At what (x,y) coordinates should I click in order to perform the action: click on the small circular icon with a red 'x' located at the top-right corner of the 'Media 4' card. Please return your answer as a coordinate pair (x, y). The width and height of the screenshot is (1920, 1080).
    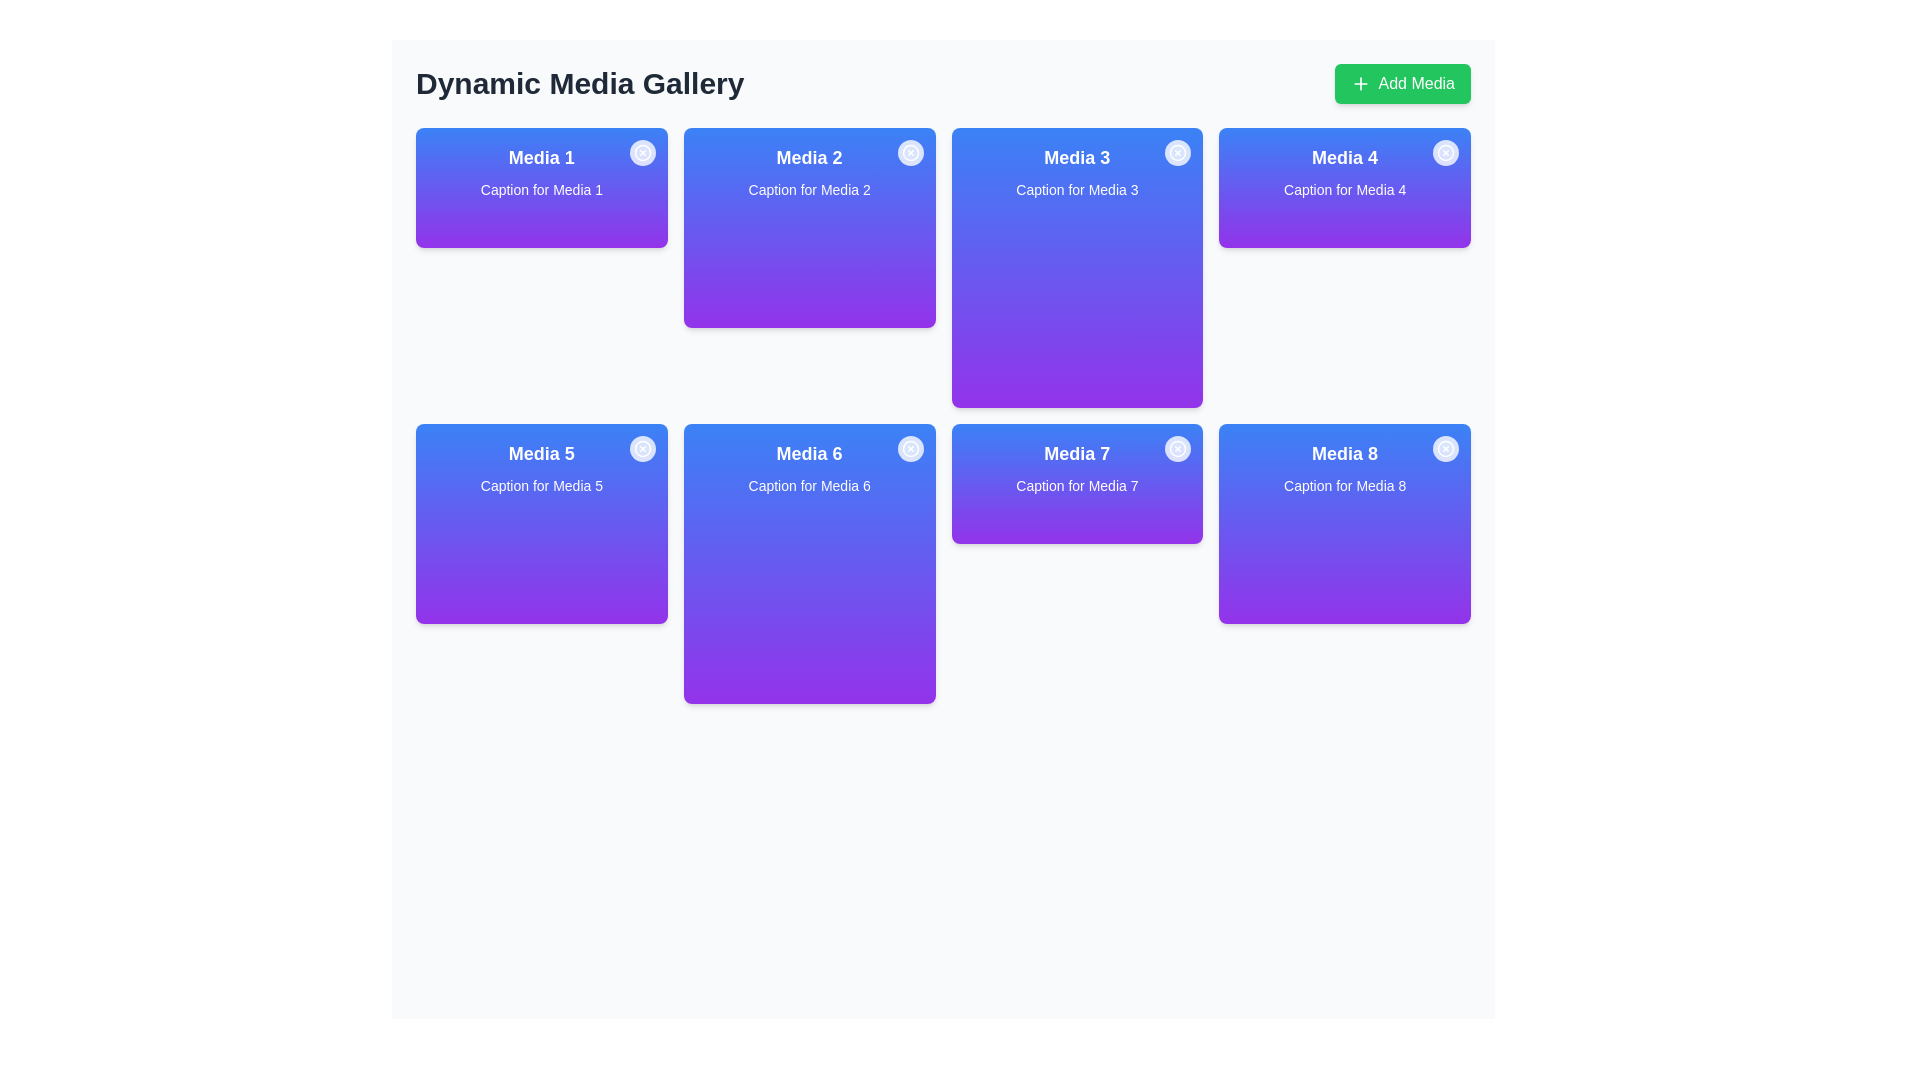
    Looking at the image, I should click on (1445, 152).